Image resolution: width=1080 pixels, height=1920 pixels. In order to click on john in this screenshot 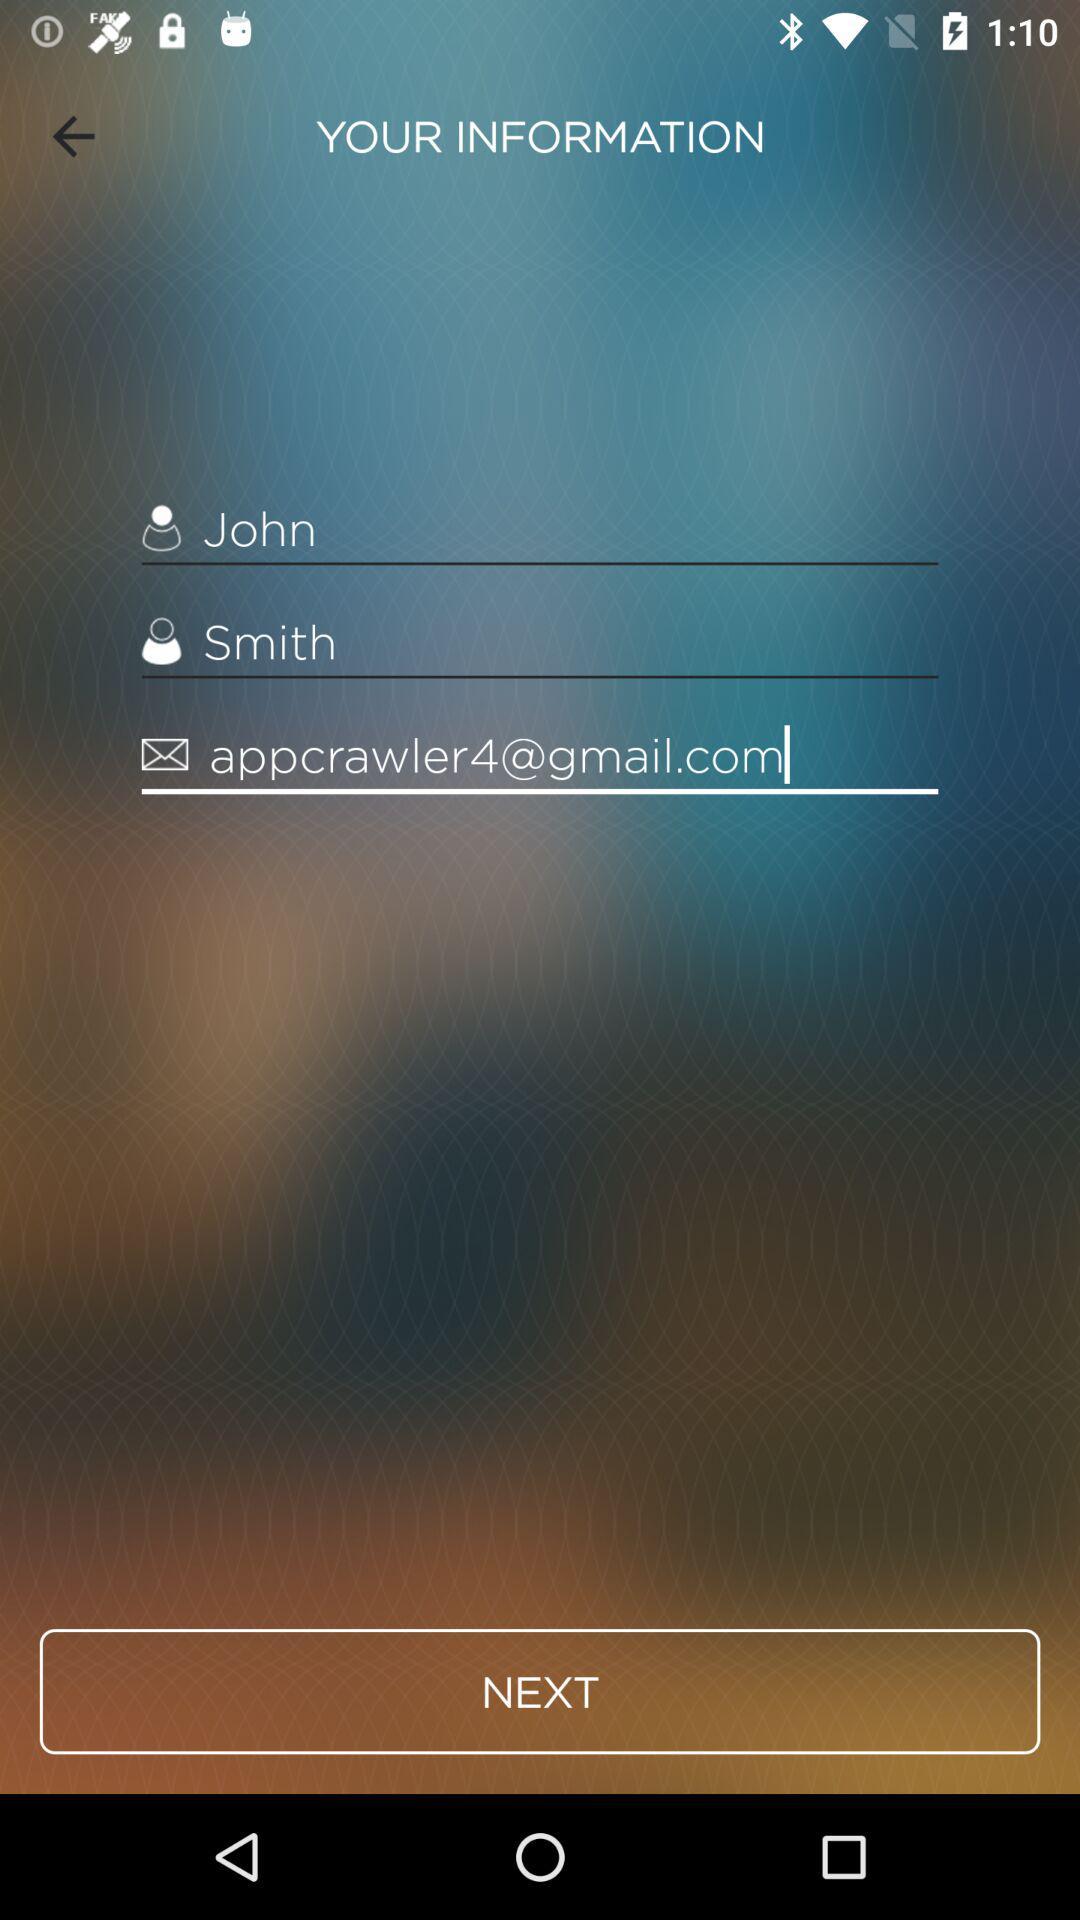, I will do `click(540, 529)`.